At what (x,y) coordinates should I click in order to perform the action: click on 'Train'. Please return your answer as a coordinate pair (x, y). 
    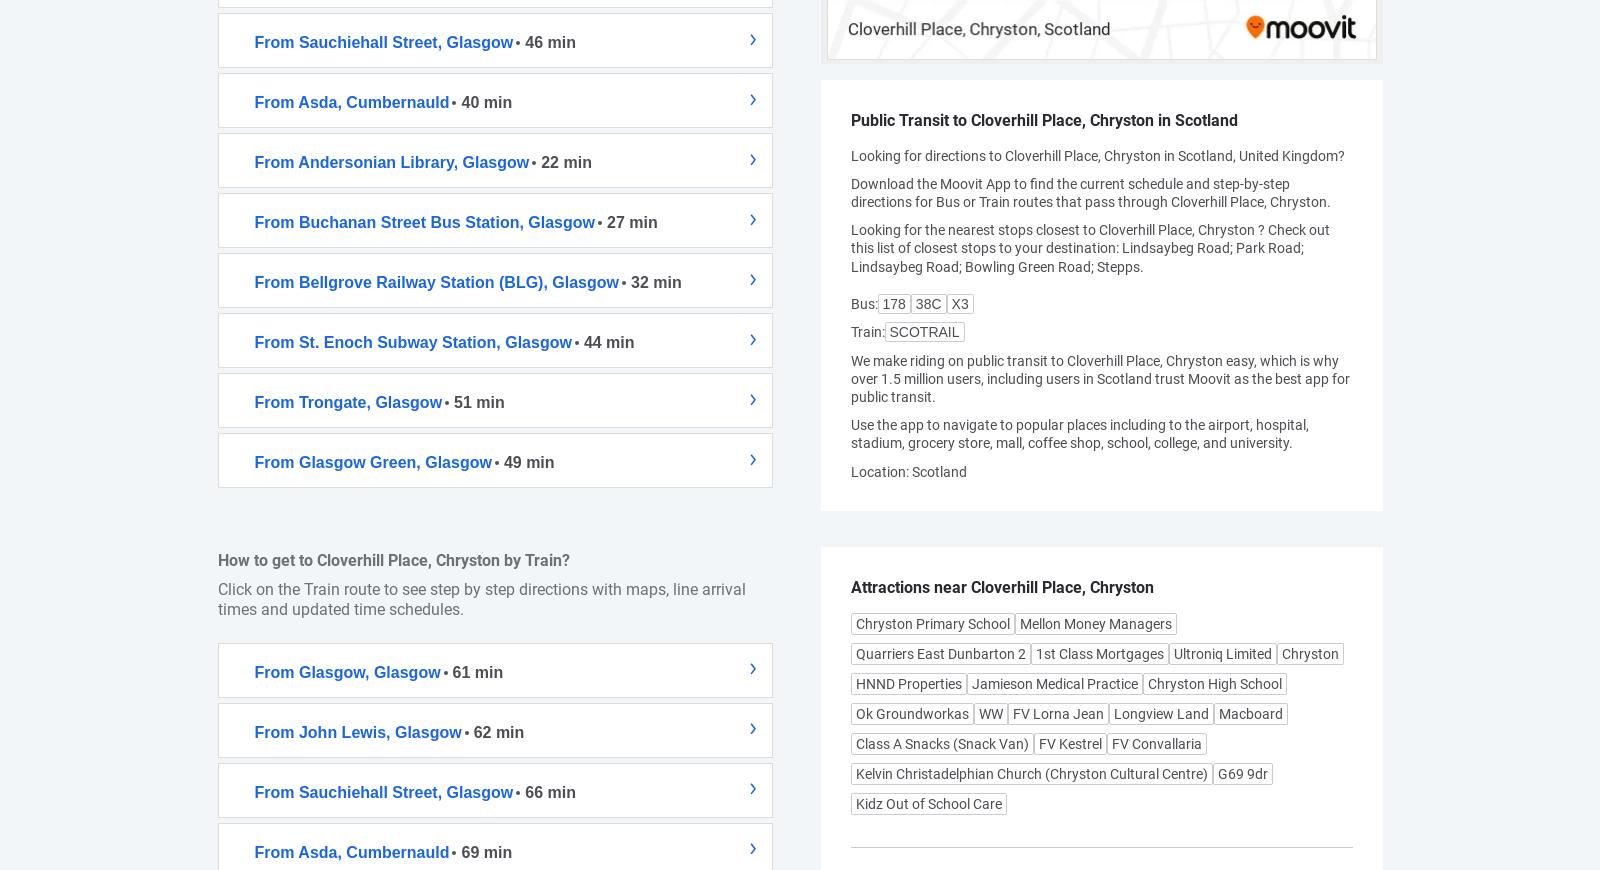
    Looking at the image, I should click on (848, 331).